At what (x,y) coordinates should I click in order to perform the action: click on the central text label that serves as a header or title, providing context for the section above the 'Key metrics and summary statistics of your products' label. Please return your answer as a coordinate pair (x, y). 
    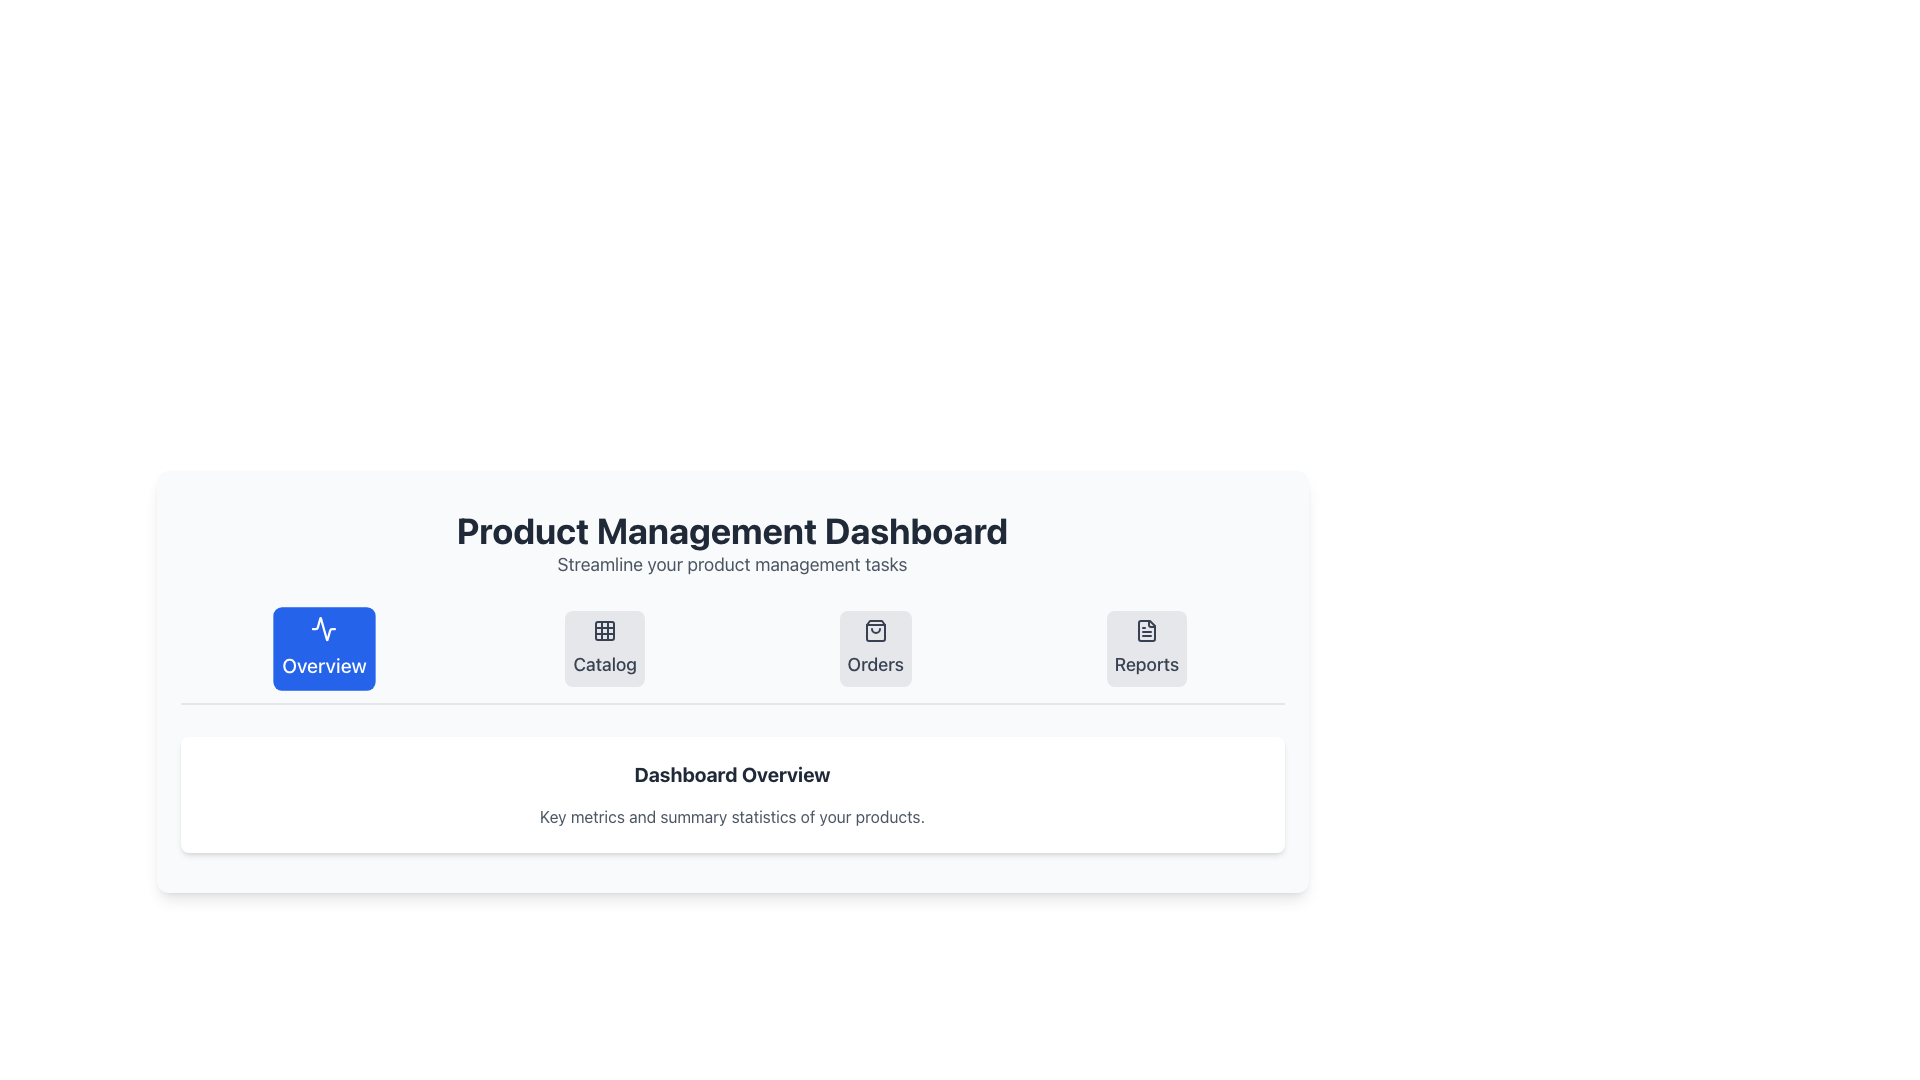
    Looking at the image, I should click on (731, 774).